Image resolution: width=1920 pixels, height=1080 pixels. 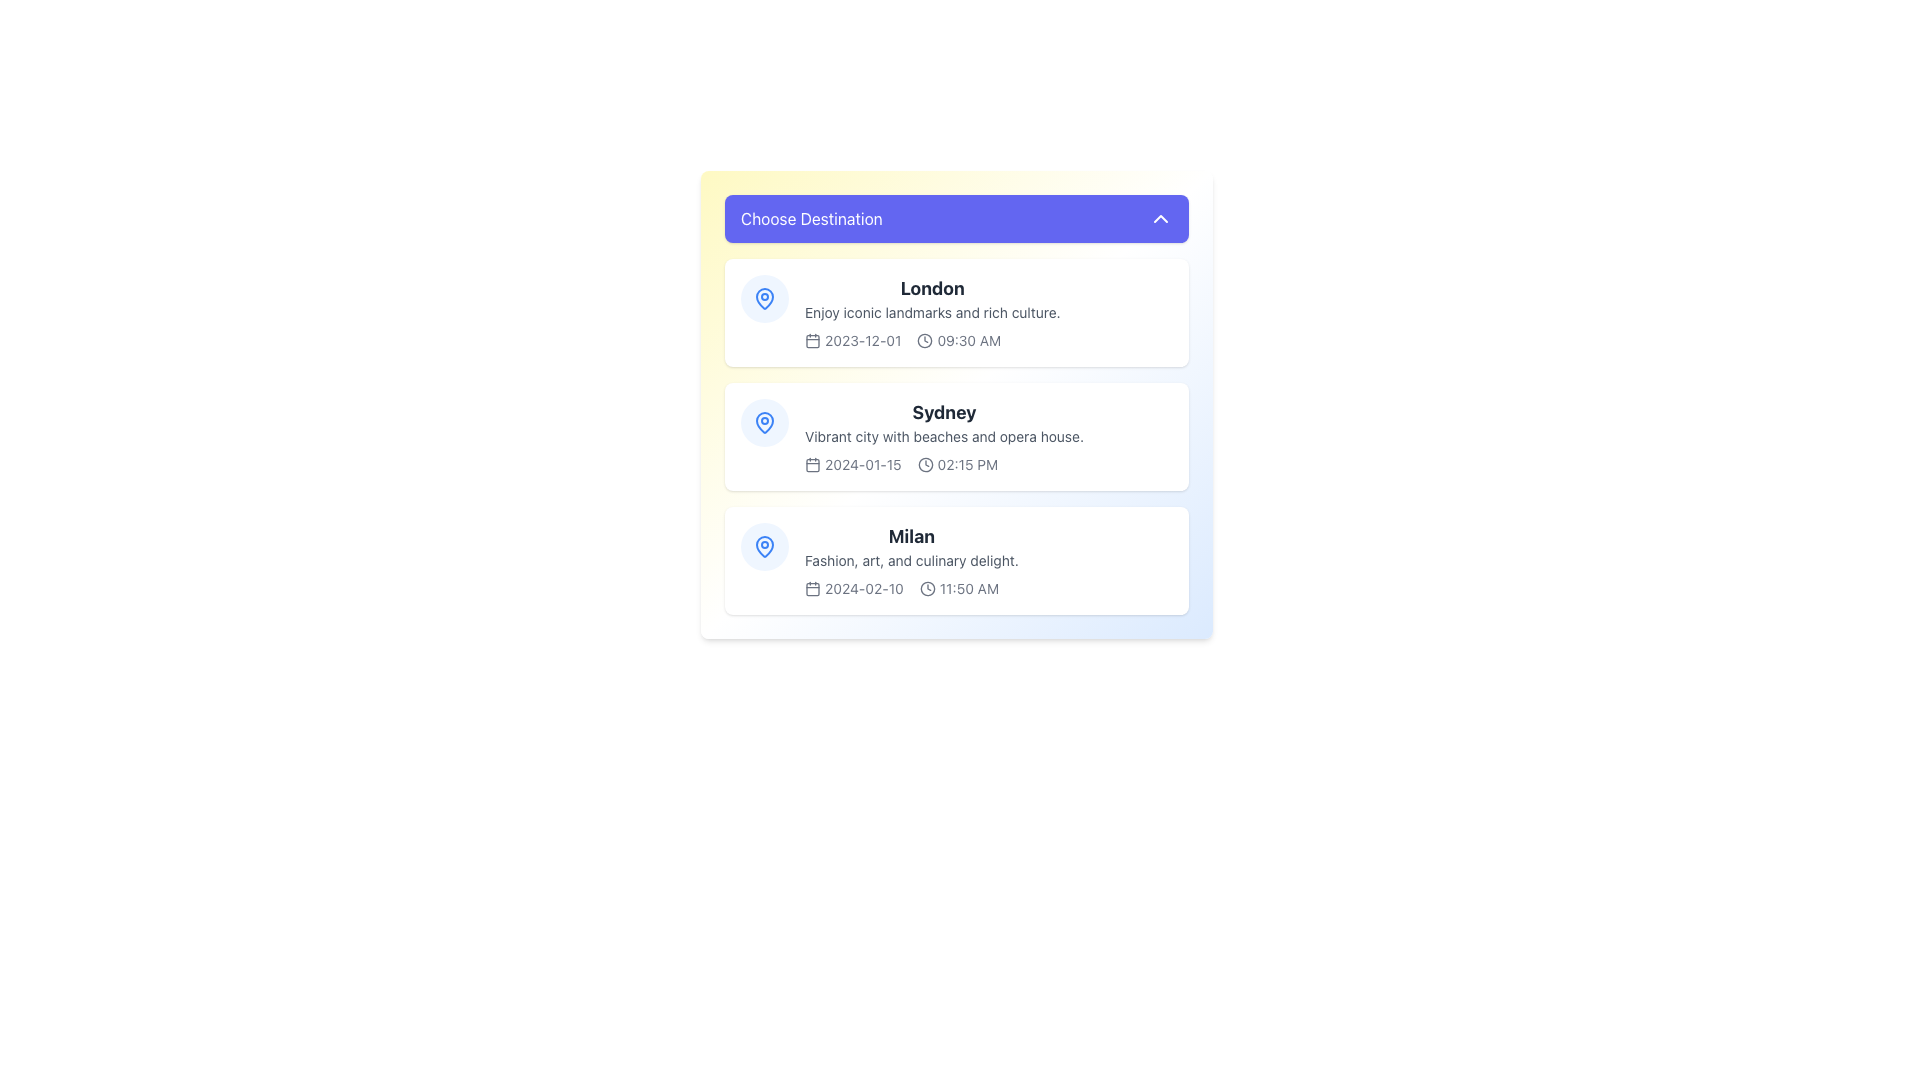 What do you see at coordinates (911, 560) in the screenshot?
I see `the descriptive text label that provides additional details about the location 'Milan', located in the bottom card of the list of destinations` at bounding box center [911, 560].